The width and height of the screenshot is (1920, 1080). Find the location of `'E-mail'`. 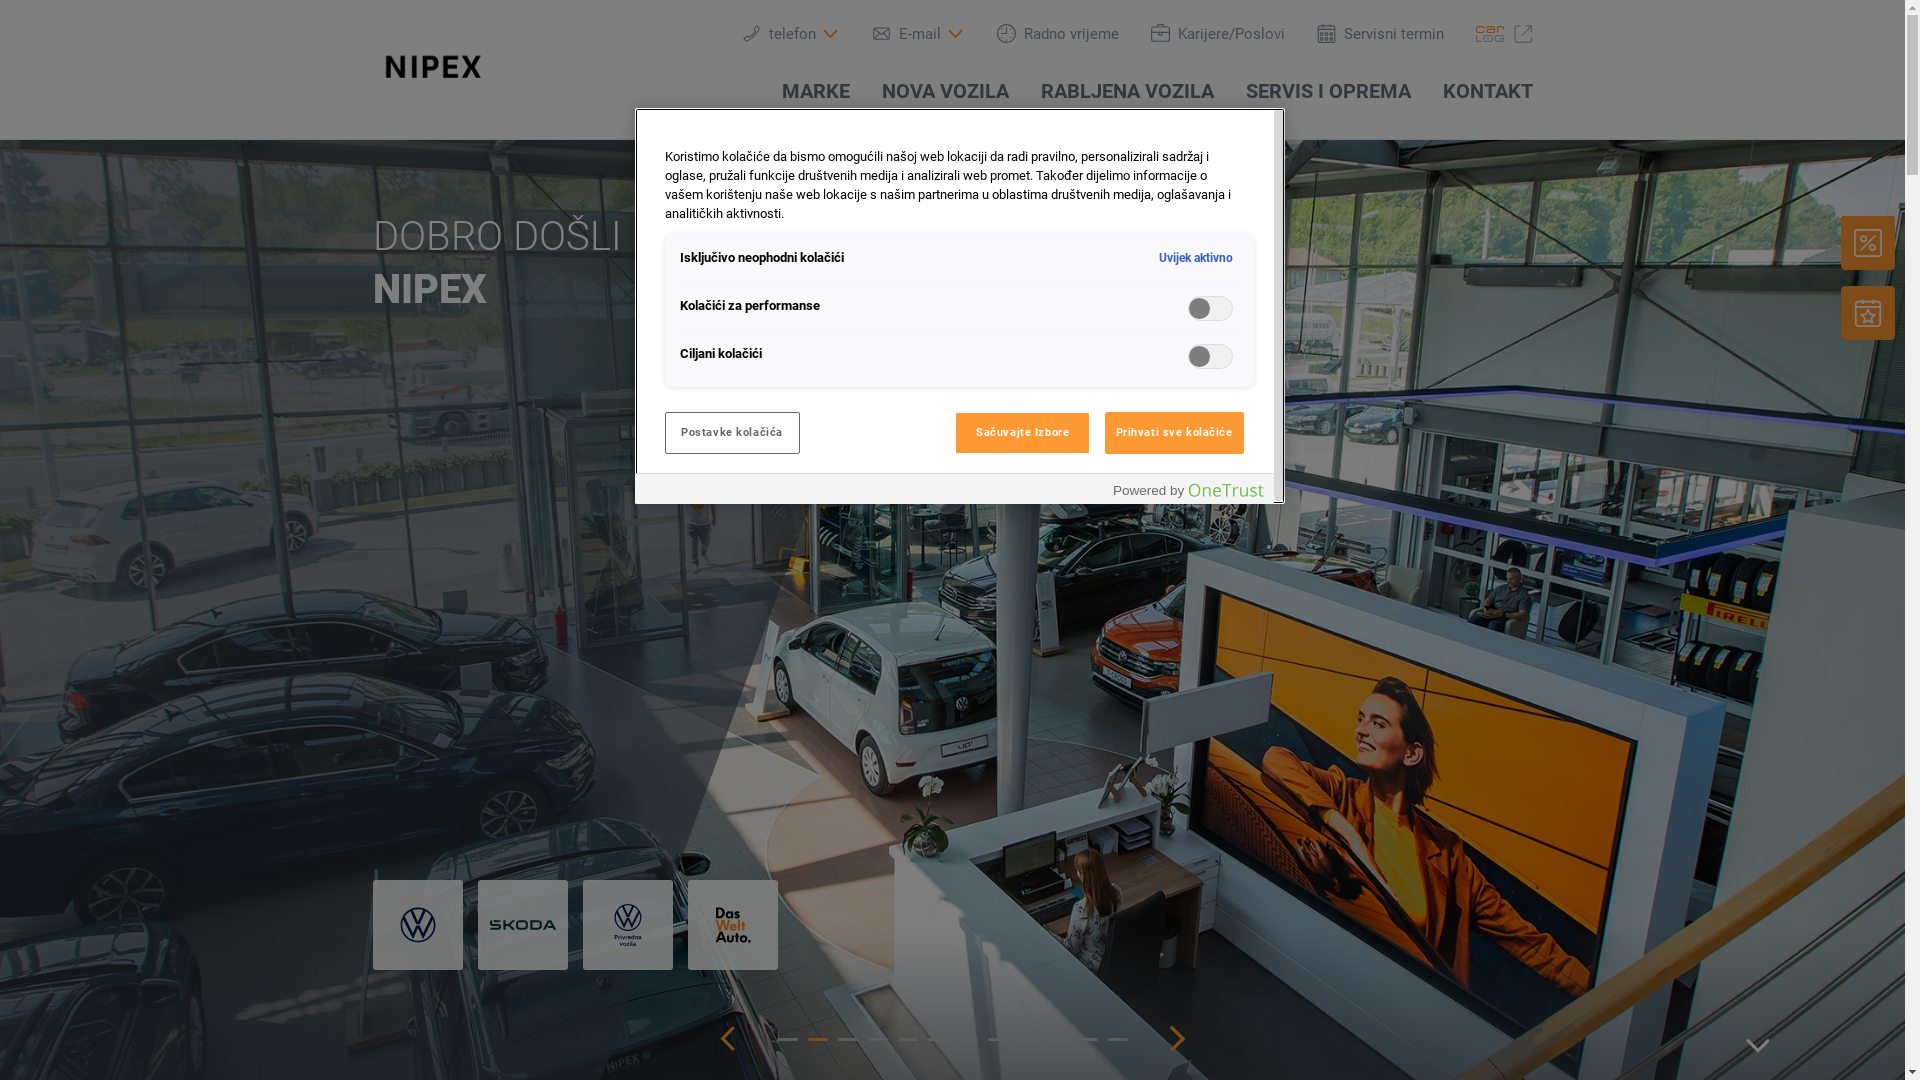

'E-mail' is located at coordinates (872, 33).